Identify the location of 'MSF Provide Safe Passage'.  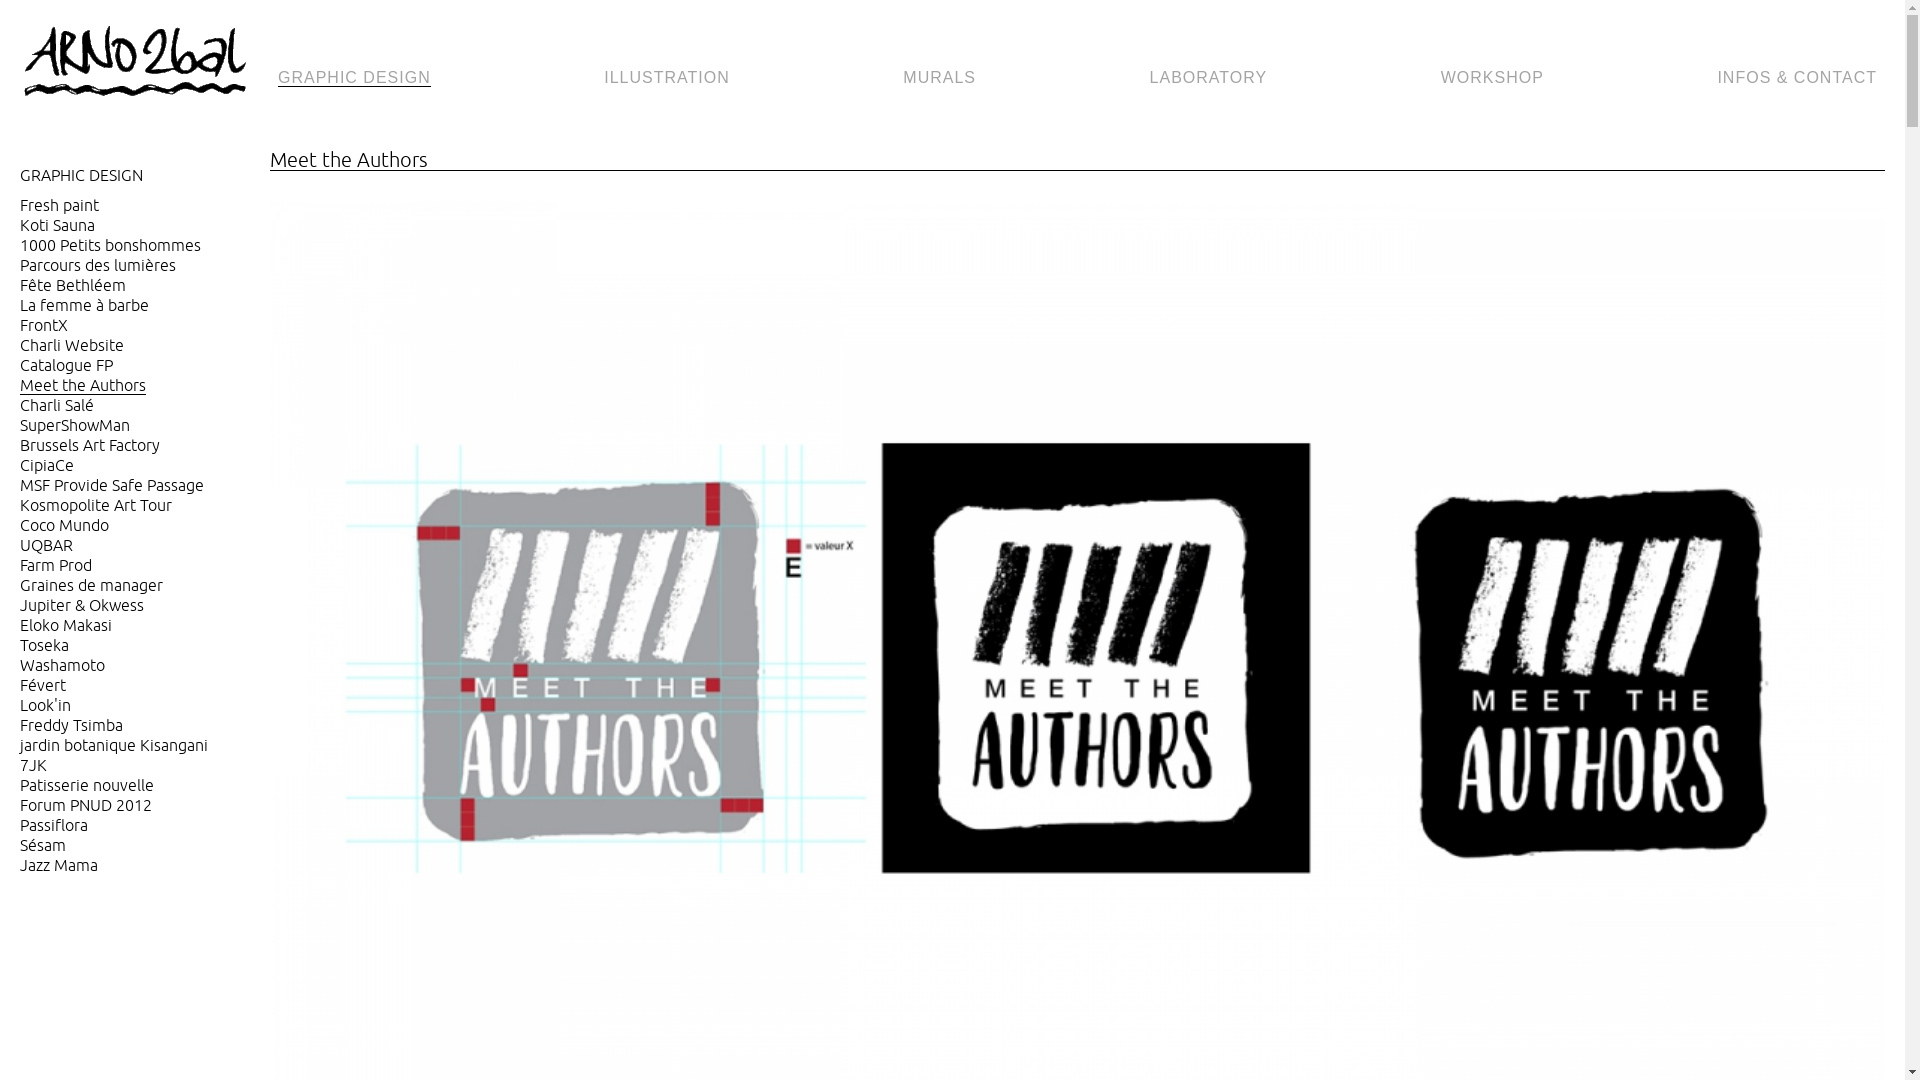
(110, 485).